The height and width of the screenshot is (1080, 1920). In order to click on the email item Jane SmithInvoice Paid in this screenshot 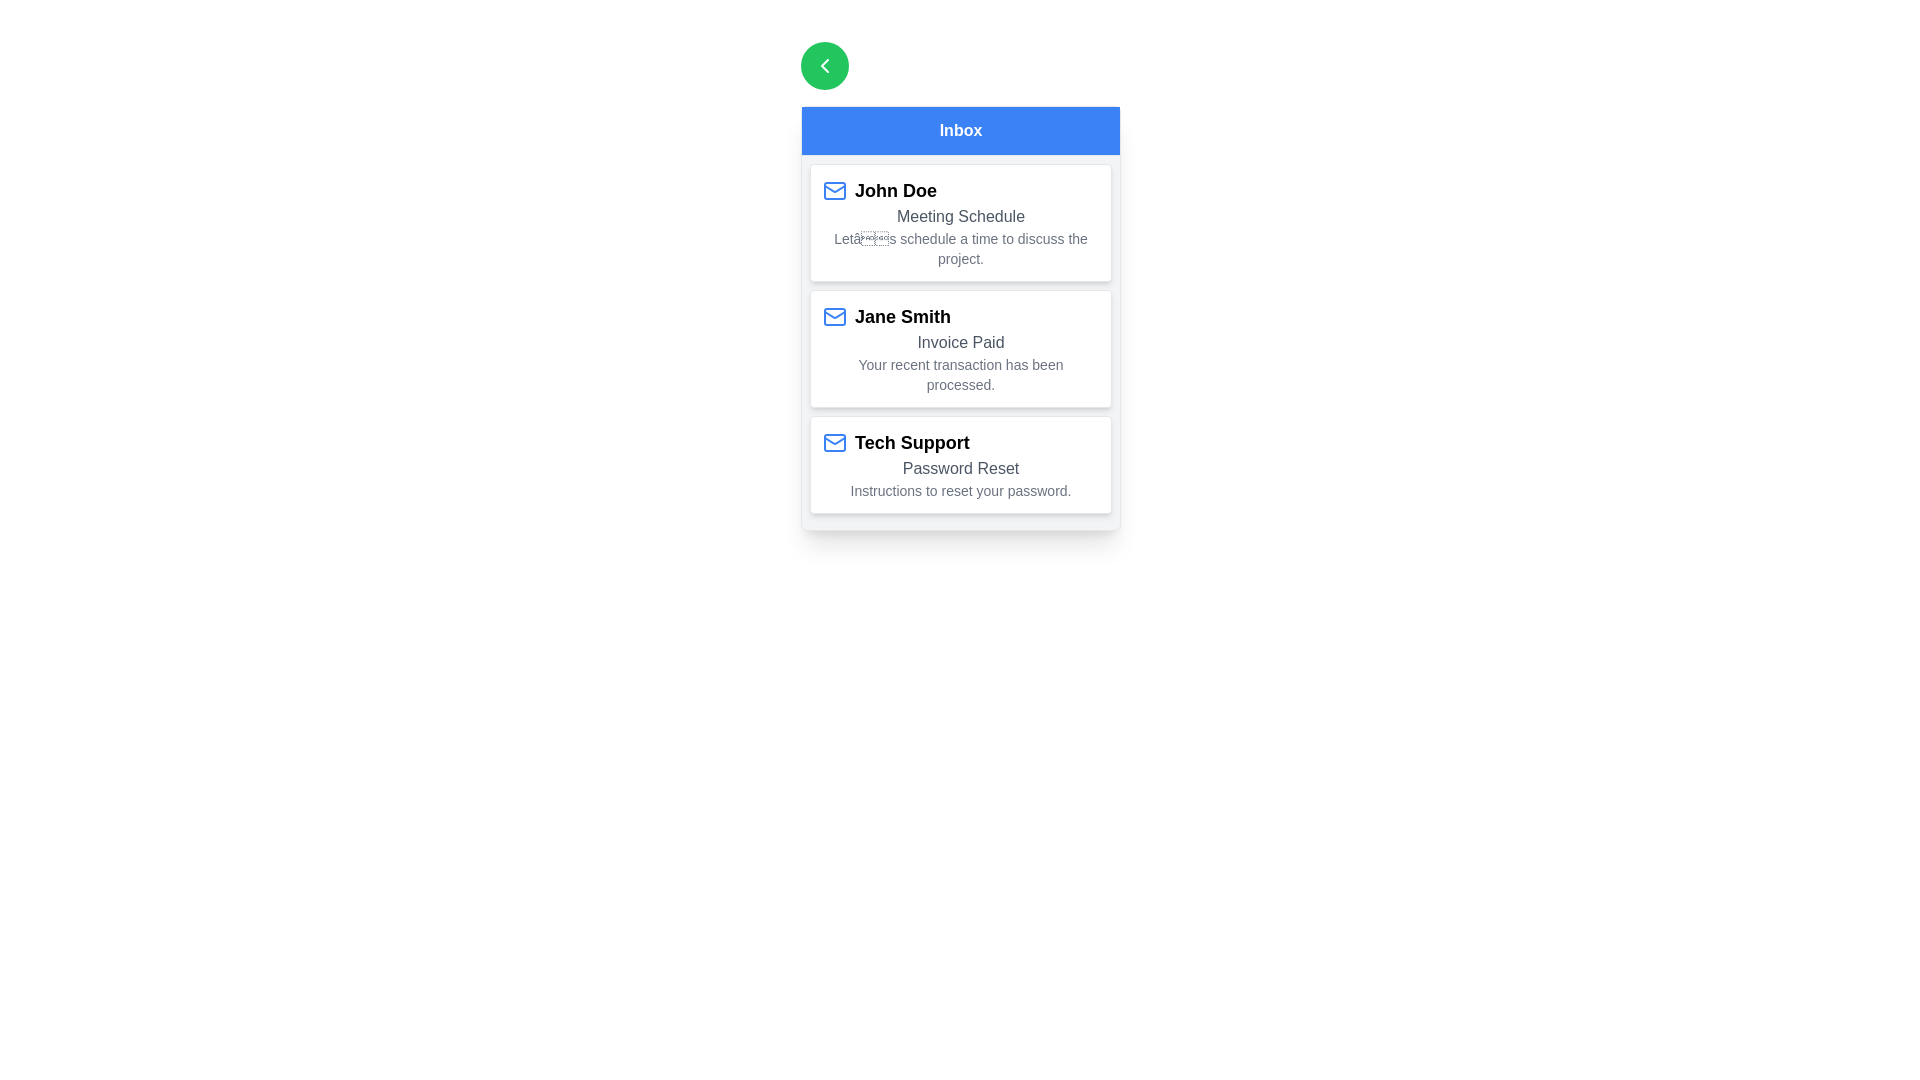, I will do `click(960, 347)`.